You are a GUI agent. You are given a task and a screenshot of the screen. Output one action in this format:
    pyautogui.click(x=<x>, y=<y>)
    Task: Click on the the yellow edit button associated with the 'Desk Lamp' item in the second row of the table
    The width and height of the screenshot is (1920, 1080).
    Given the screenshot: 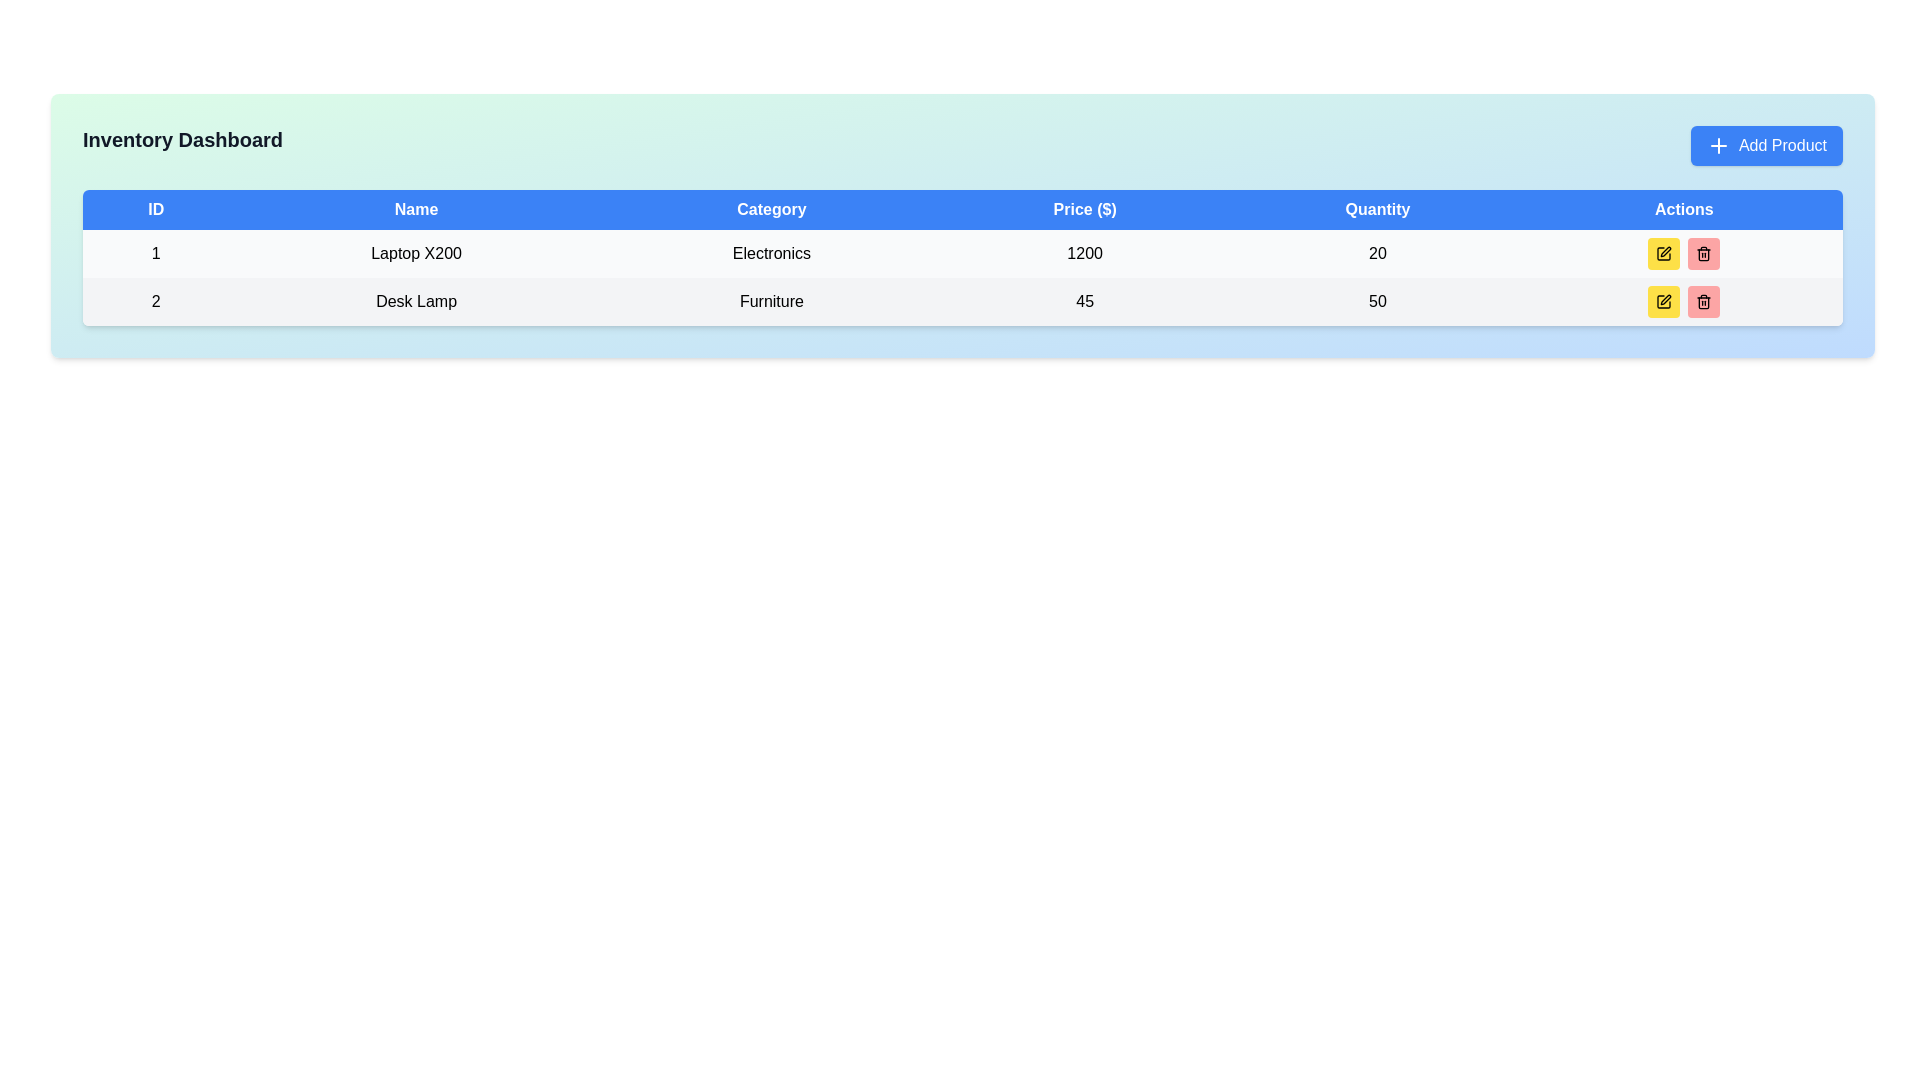 What is the action you would take?
    pyautogui.click(x=1664, y=301)
    